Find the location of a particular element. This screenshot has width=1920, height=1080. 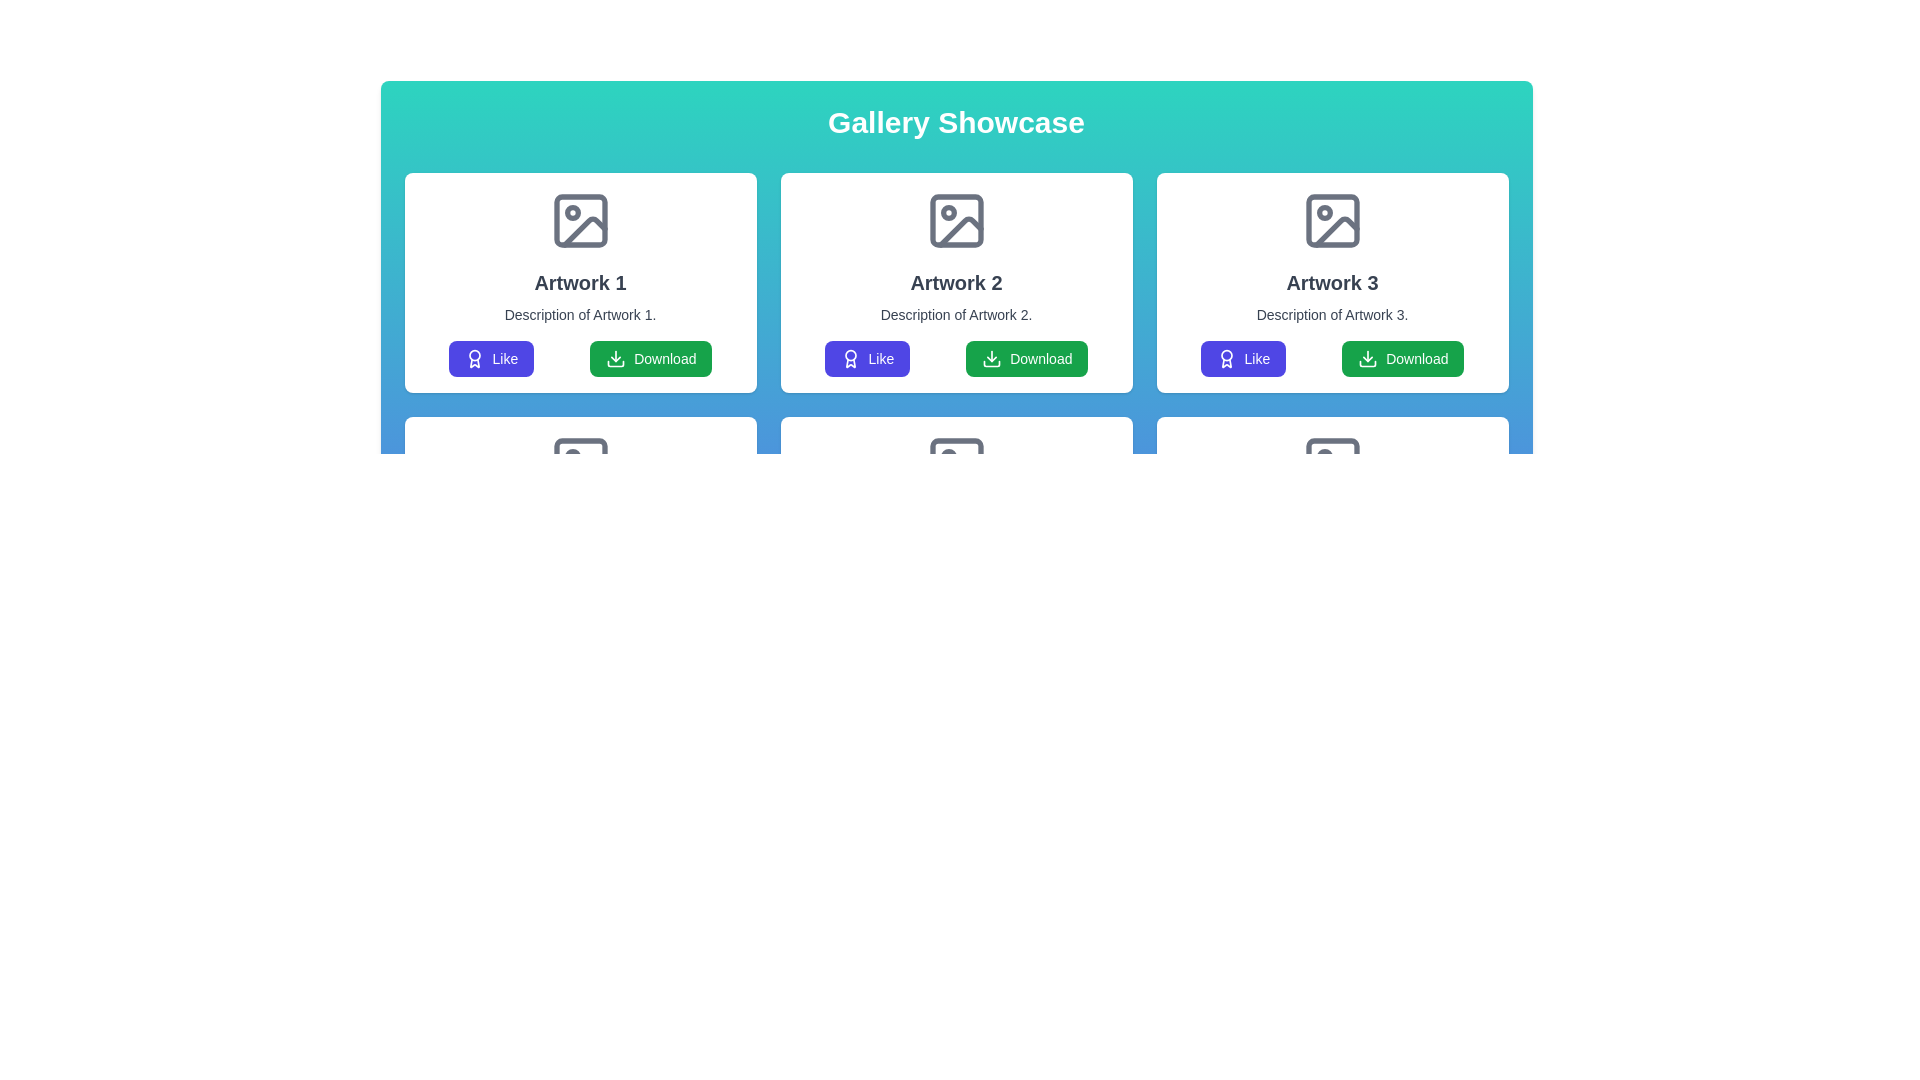

the icon representing the image placeholder in the card labeled 'Artwork 3', which is centered horizontally at the top section of the card is located at coordinates (1332, 220).